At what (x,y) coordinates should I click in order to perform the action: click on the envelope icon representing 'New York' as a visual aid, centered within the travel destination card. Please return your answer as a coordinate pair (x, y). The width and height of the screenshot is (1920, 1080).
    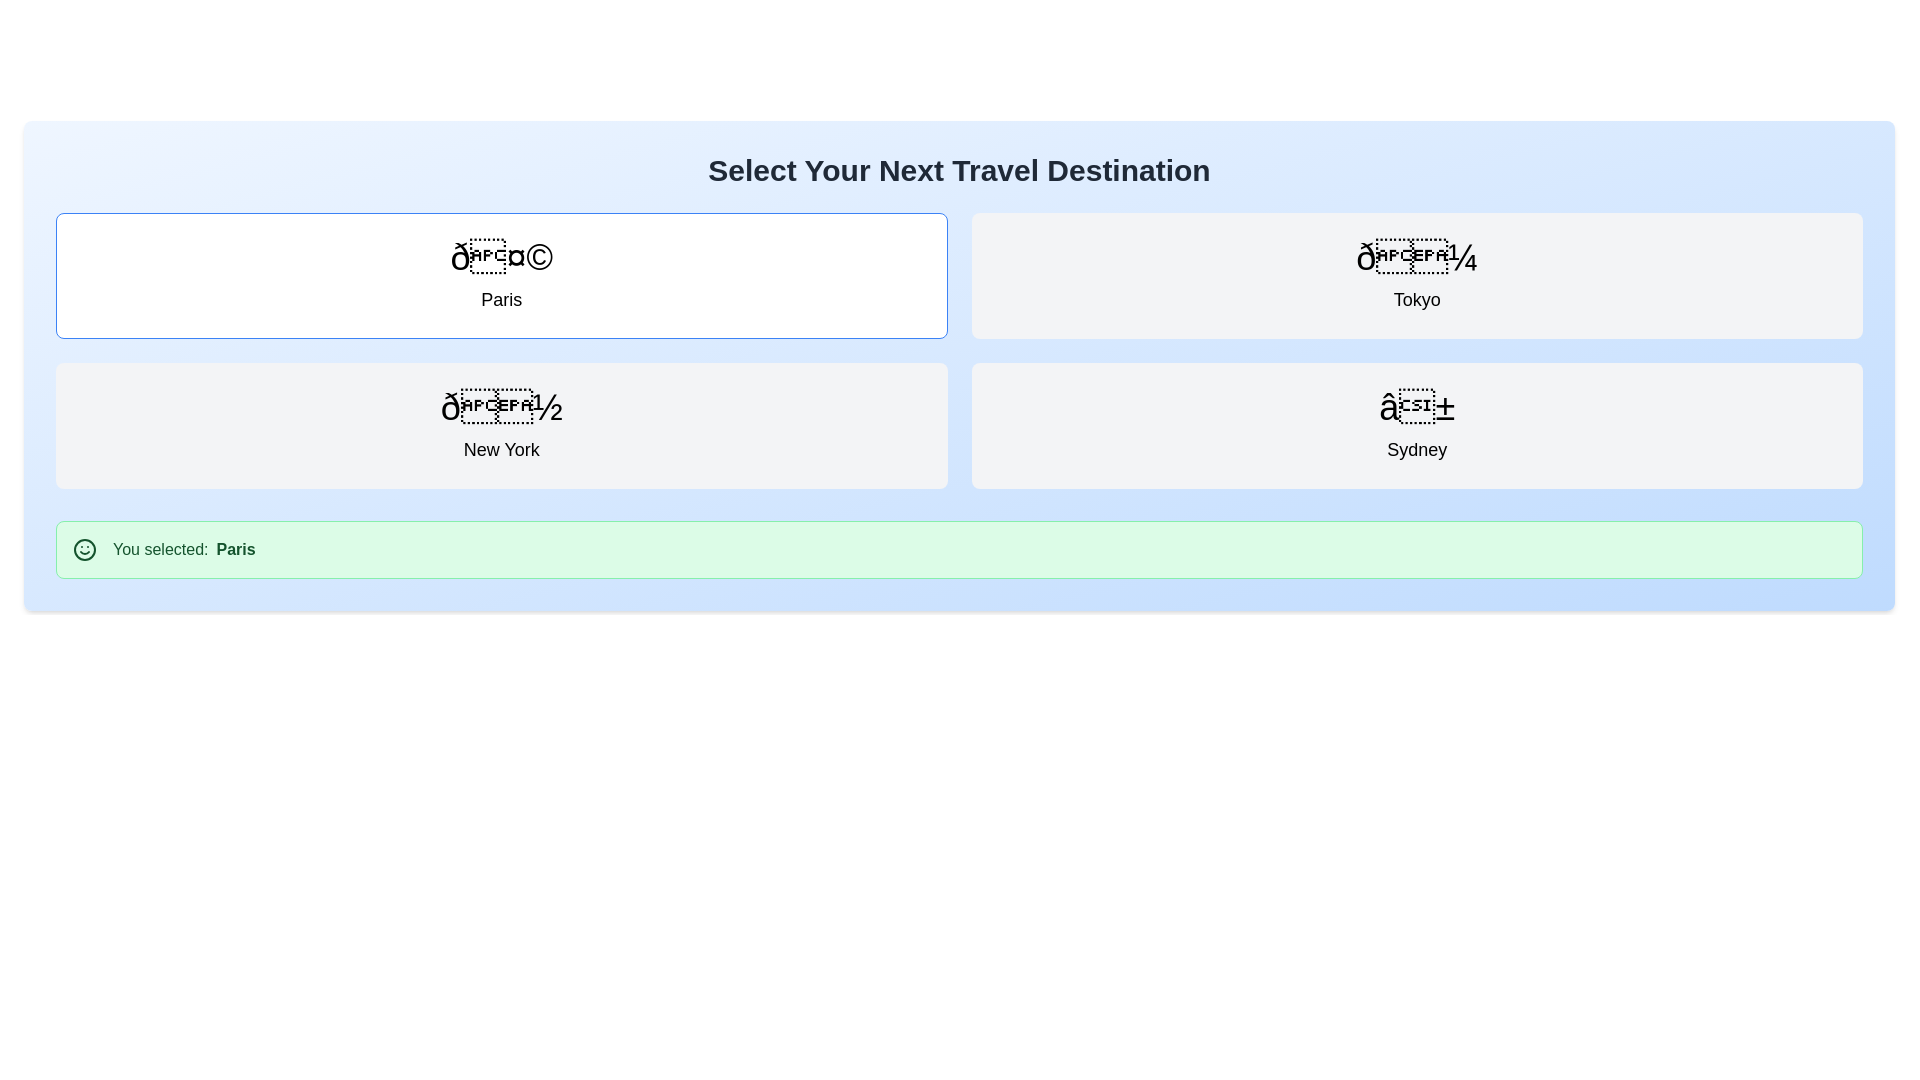
    Looking at the image, I should click on (501, 407).